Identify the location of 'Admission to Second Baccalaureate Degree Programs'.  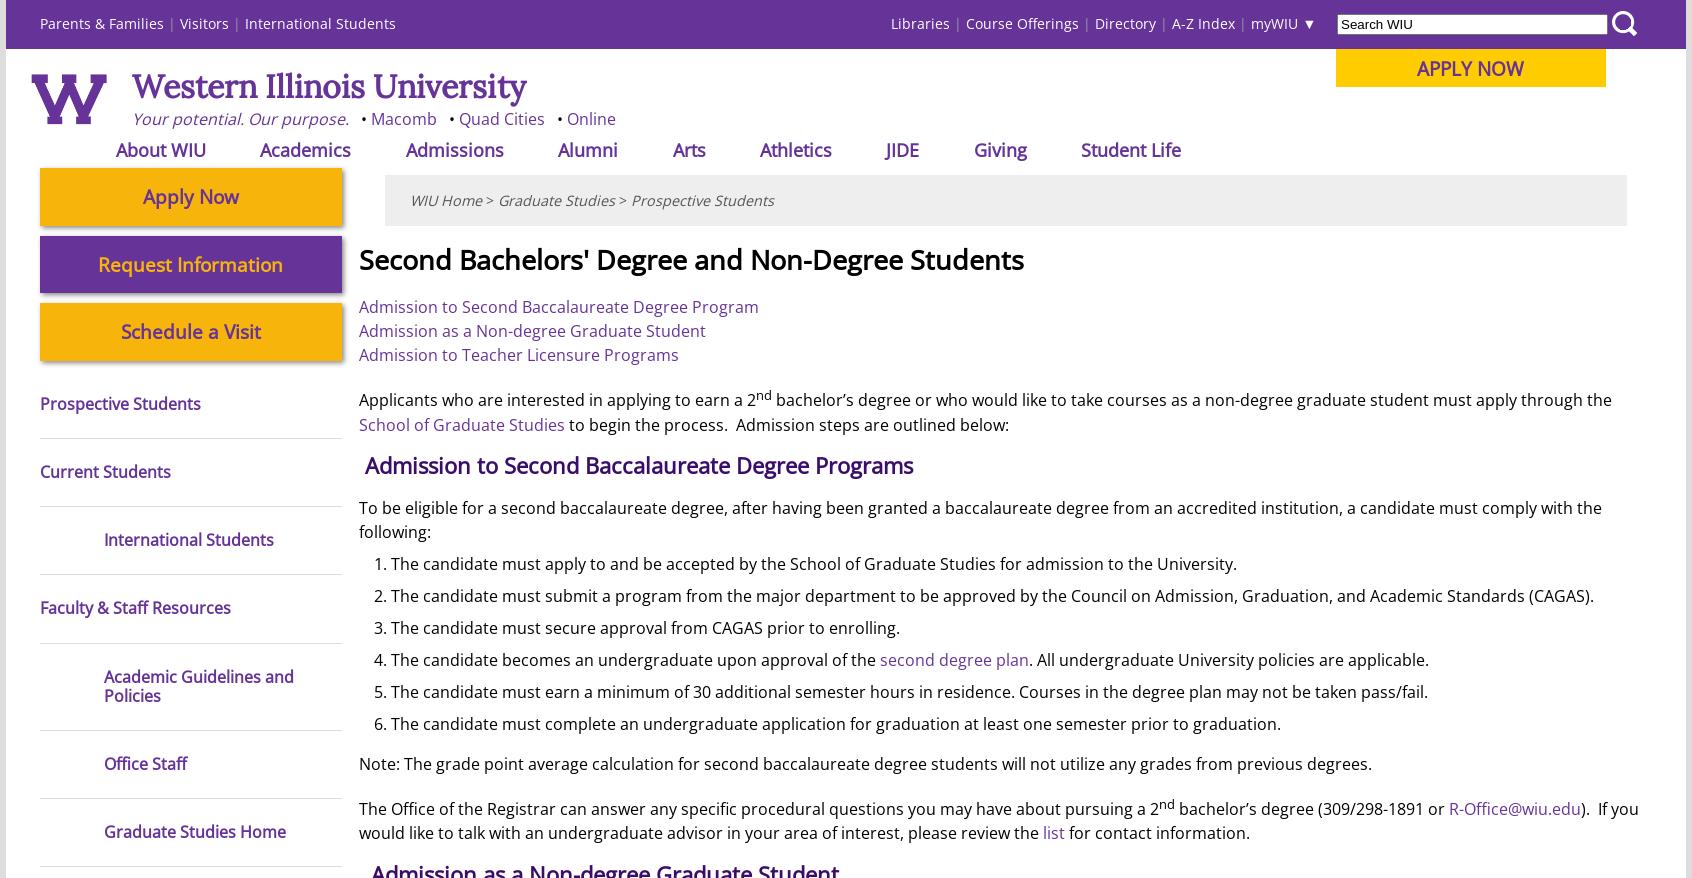
(363, 464).